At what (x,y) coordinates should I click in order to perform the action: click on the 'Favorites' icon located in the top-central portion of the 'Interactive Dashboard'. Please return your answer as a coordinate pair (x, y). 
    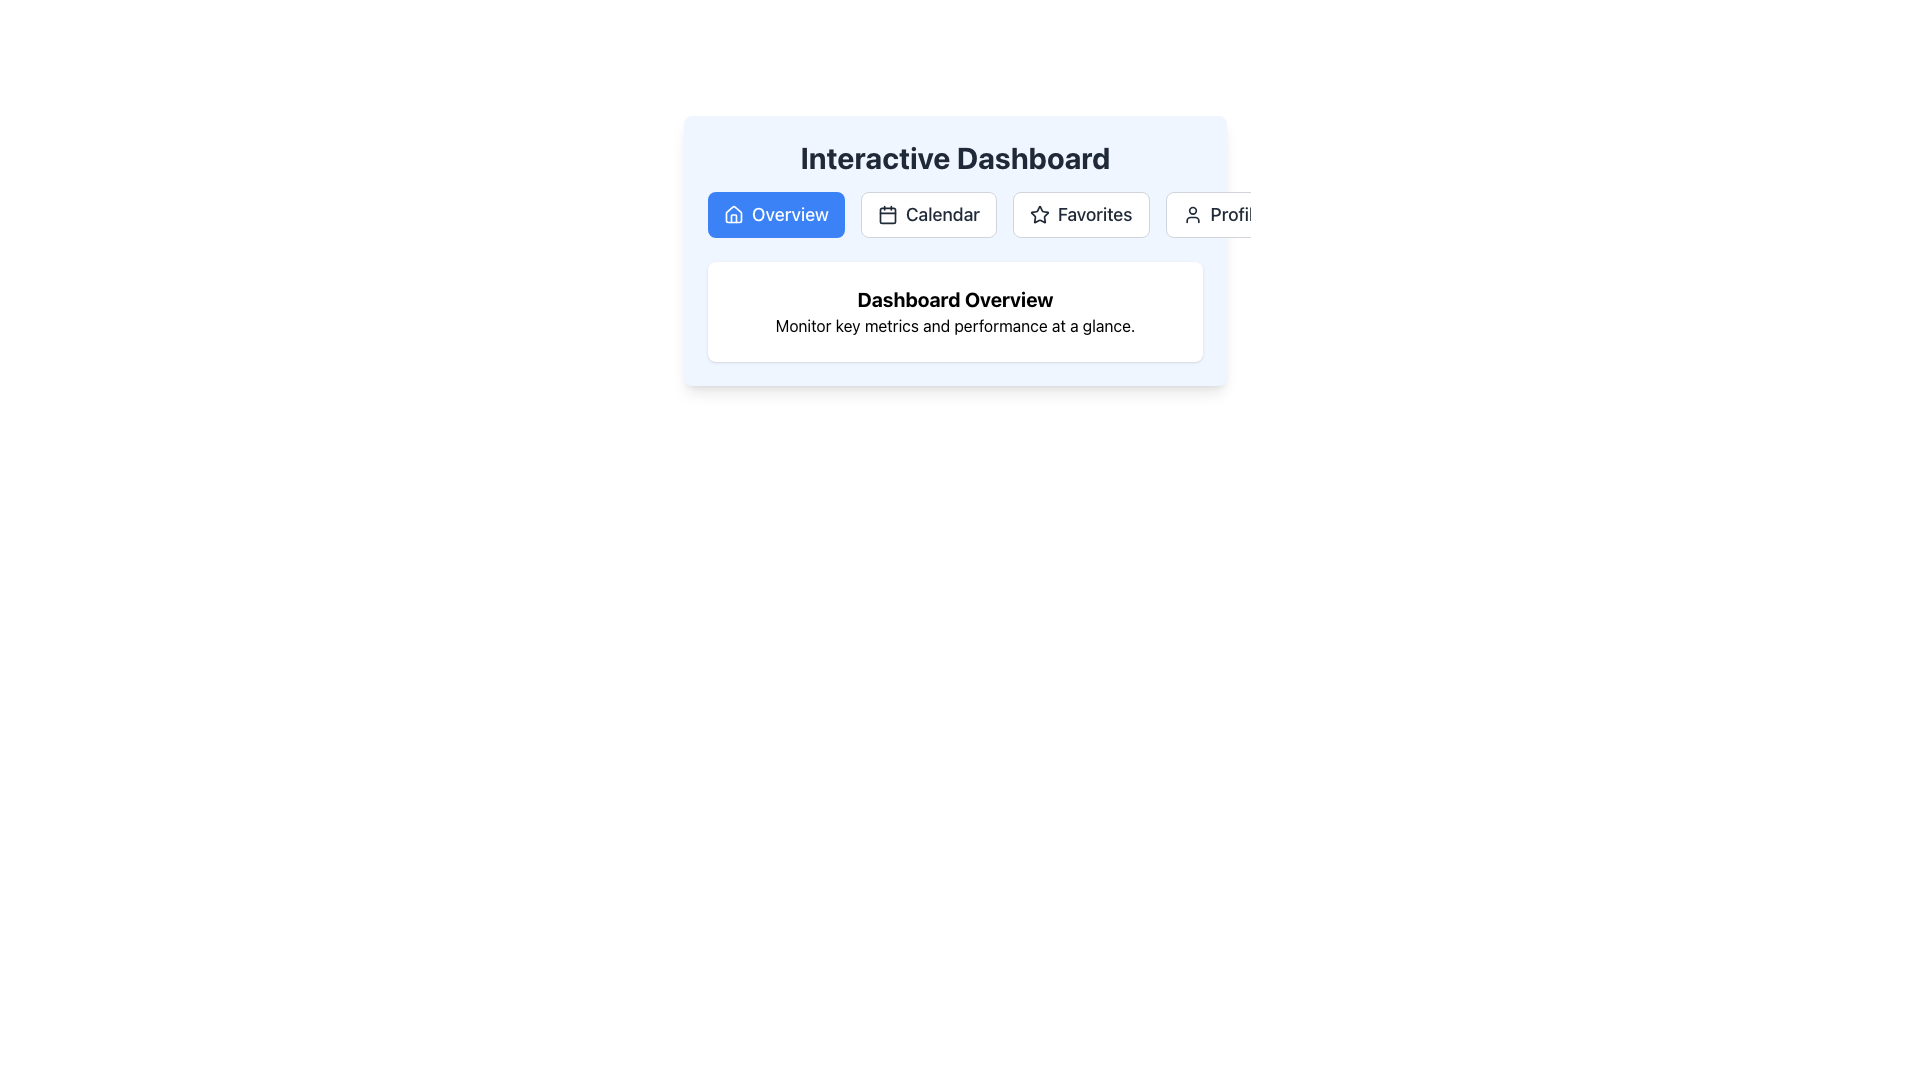
    Looking at the image, I should click on (1040, 215).